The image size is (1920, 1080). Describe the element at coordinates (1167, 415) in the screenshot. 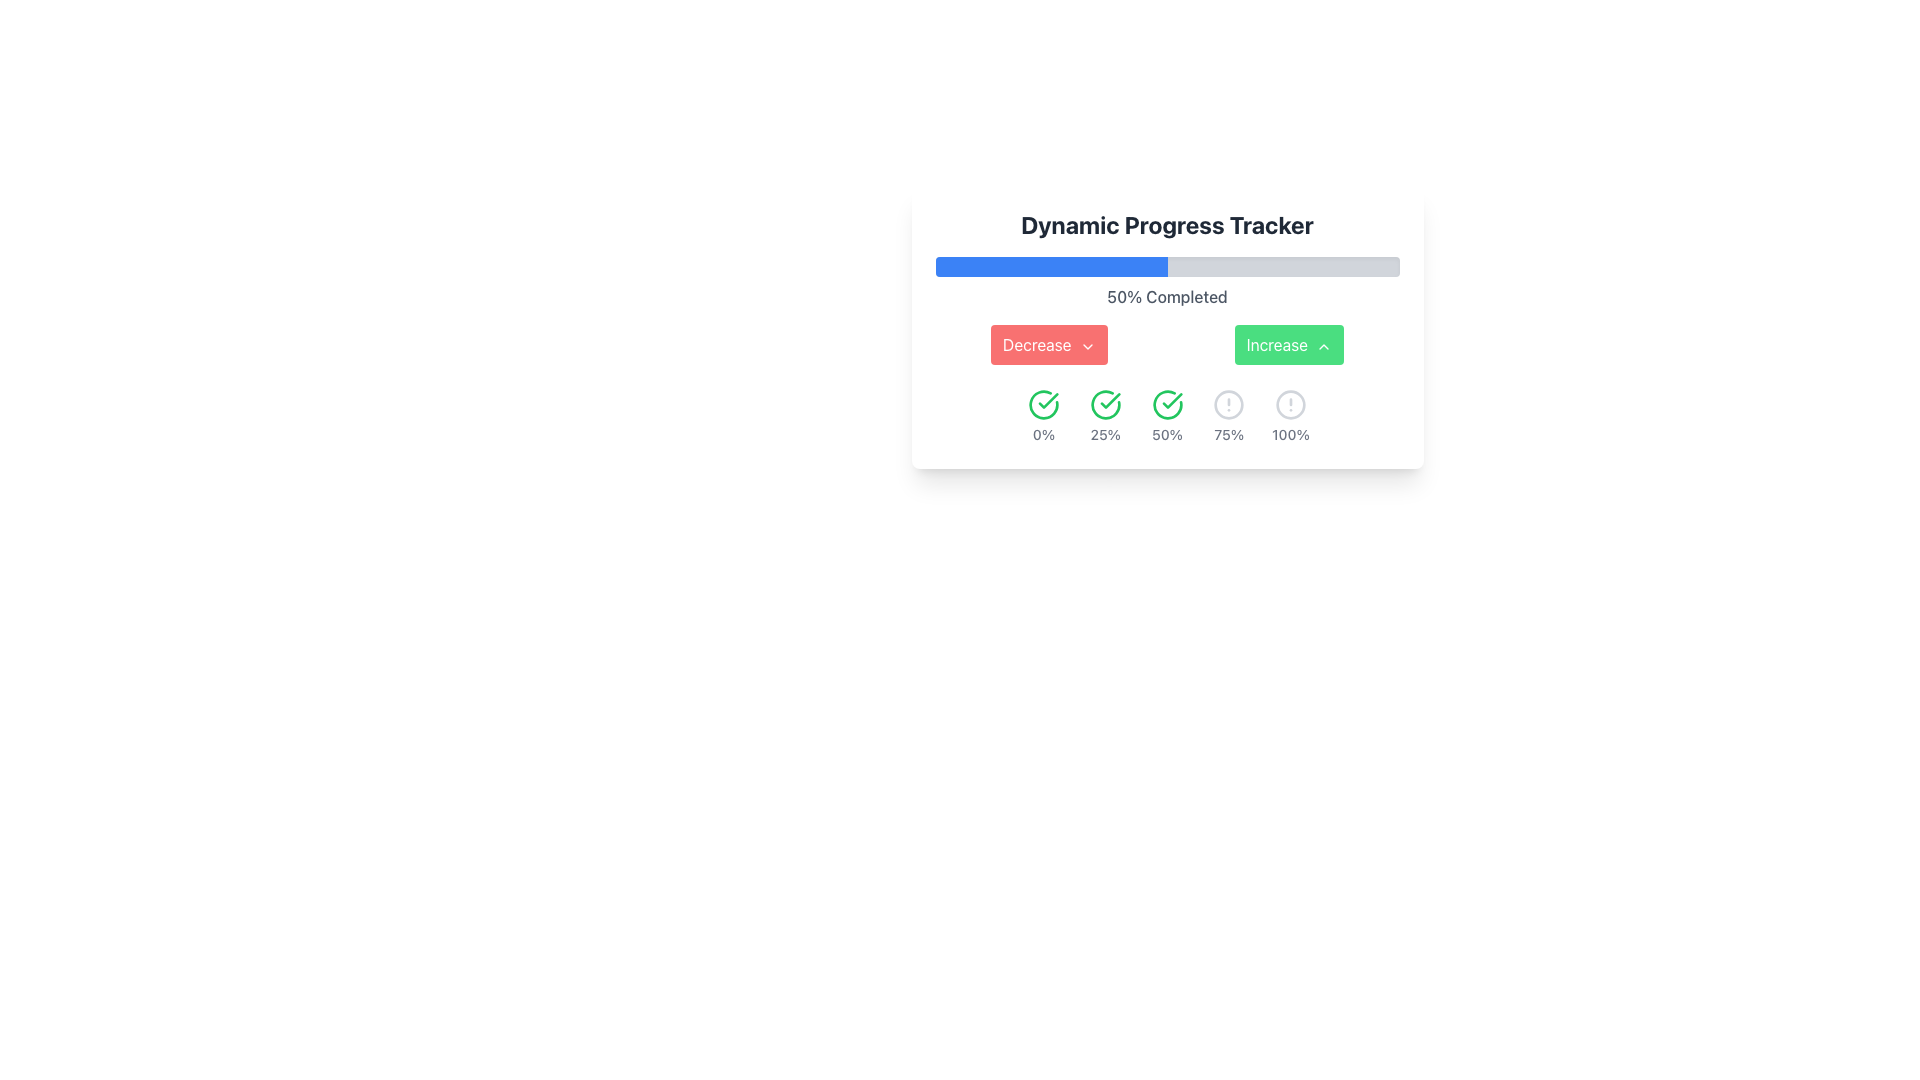

I see `the circular progress status indicator that shows '50%' with a green check mark icon and is styled with a green outline, located in the center of the sequence of five indicators` at that location.